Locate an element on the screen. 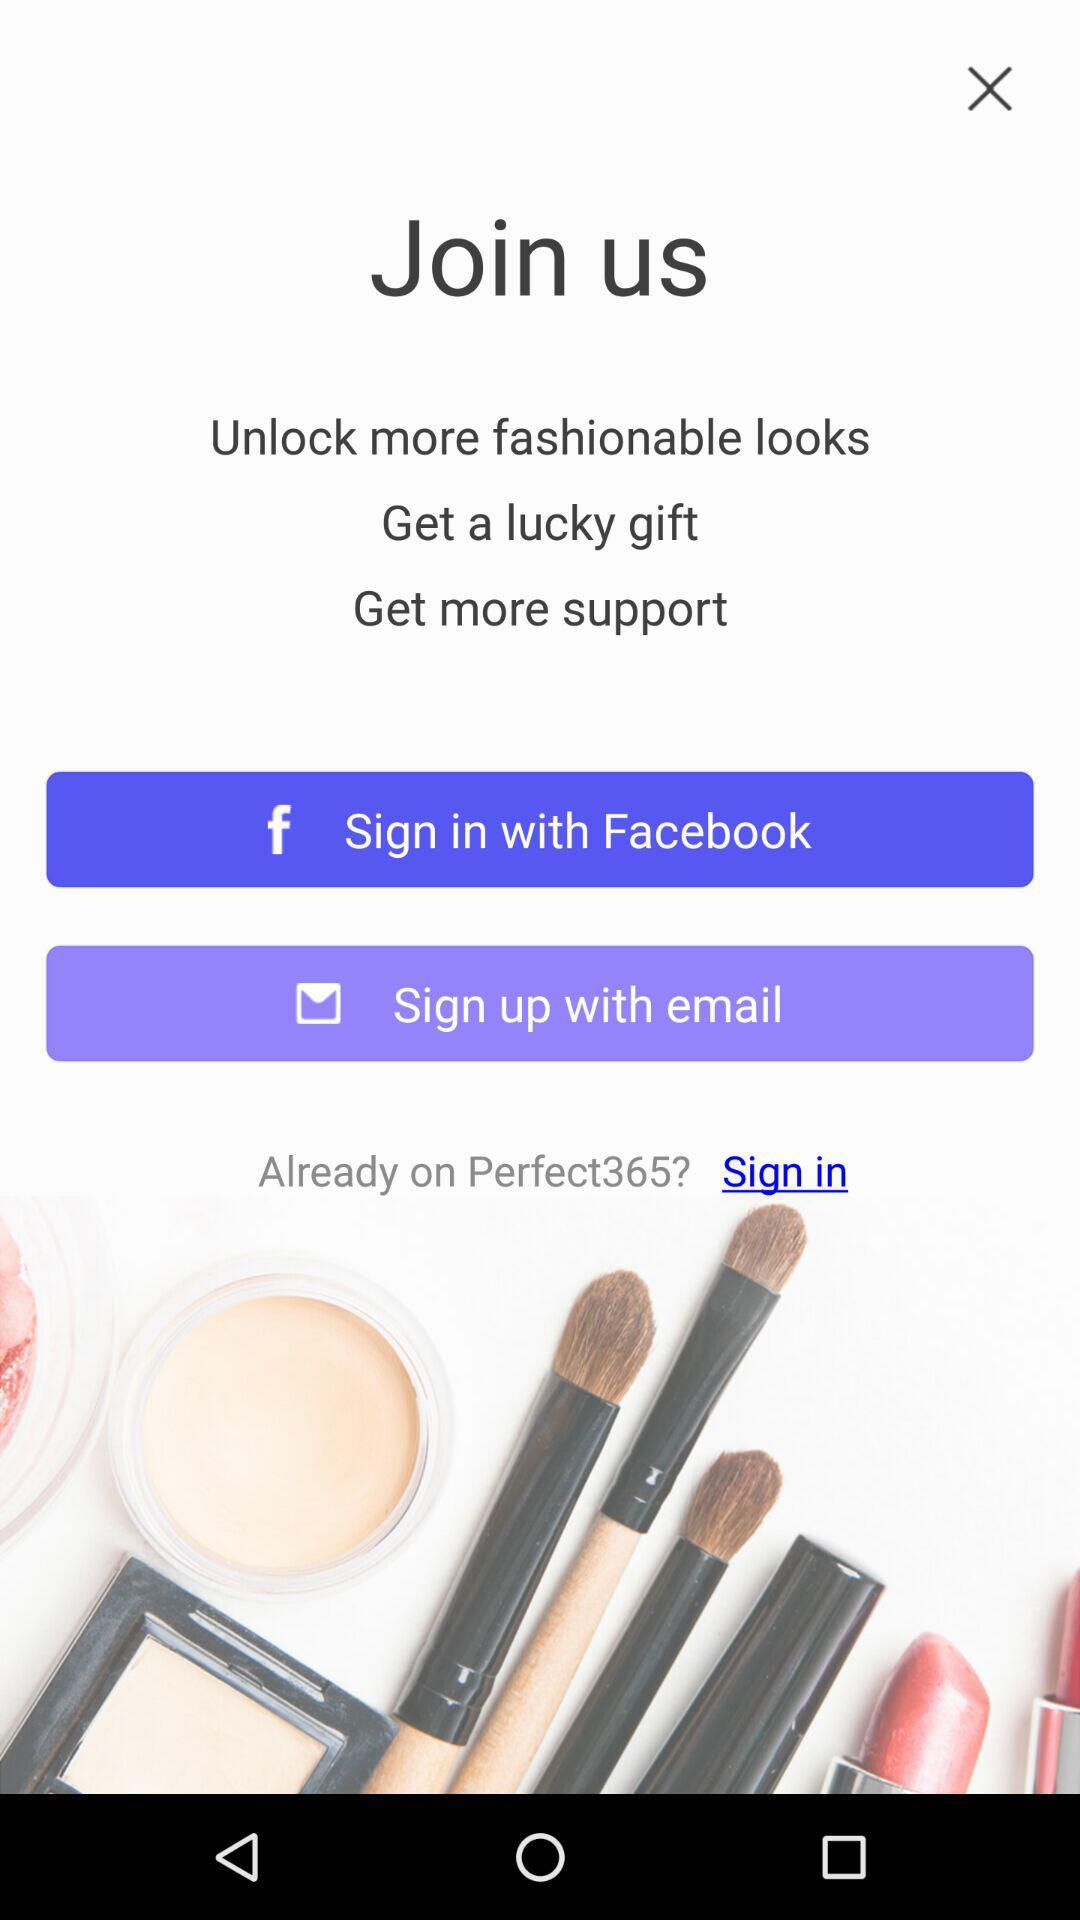  already on perfect365 icon is located at coordinates (553, 1170).